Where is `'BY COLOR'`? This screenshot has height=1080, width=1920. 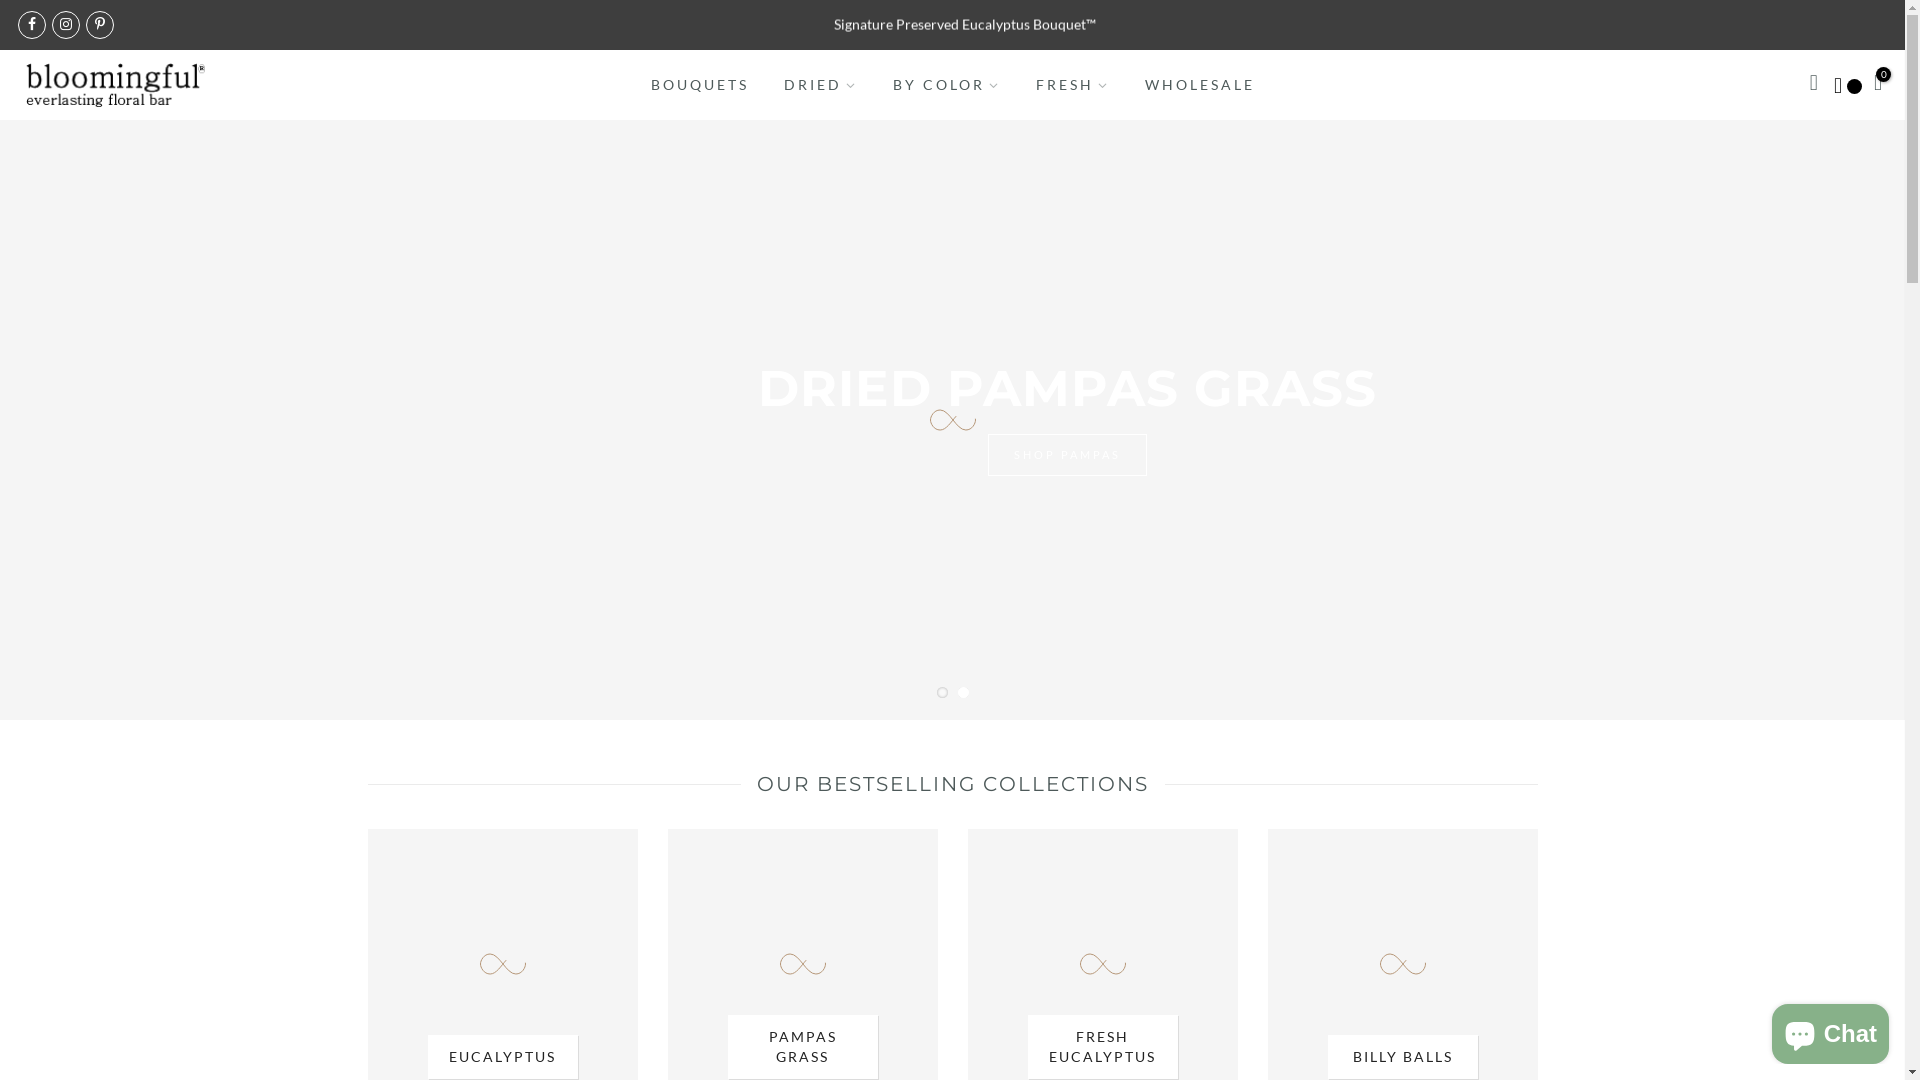
'BY COLOR' is located at coordinates (945, 83).